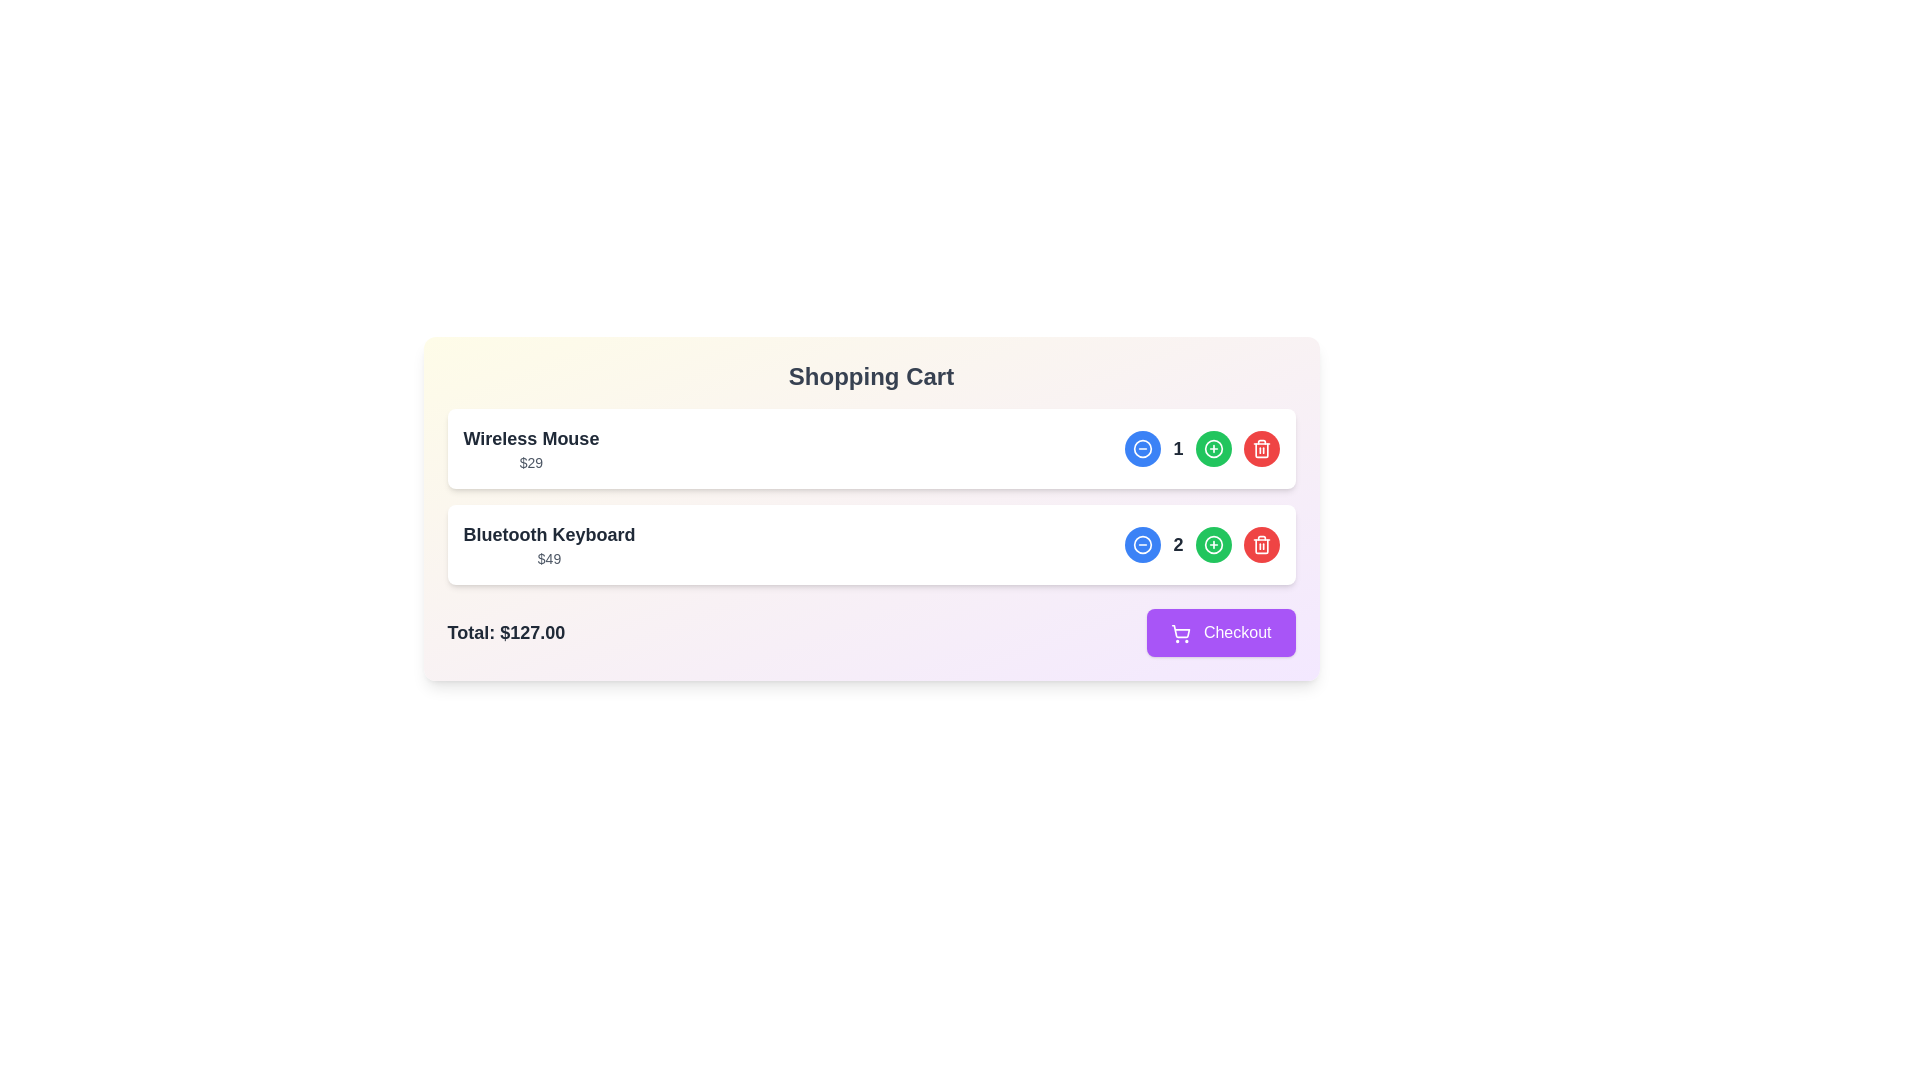 Image resolution: width=1920 pixels, height=1080 pixels. I want to click on the static text label that represents the quantity of the first listed item in the shopping cart, located between the blue and green circular buttons, so click(1178, 447).